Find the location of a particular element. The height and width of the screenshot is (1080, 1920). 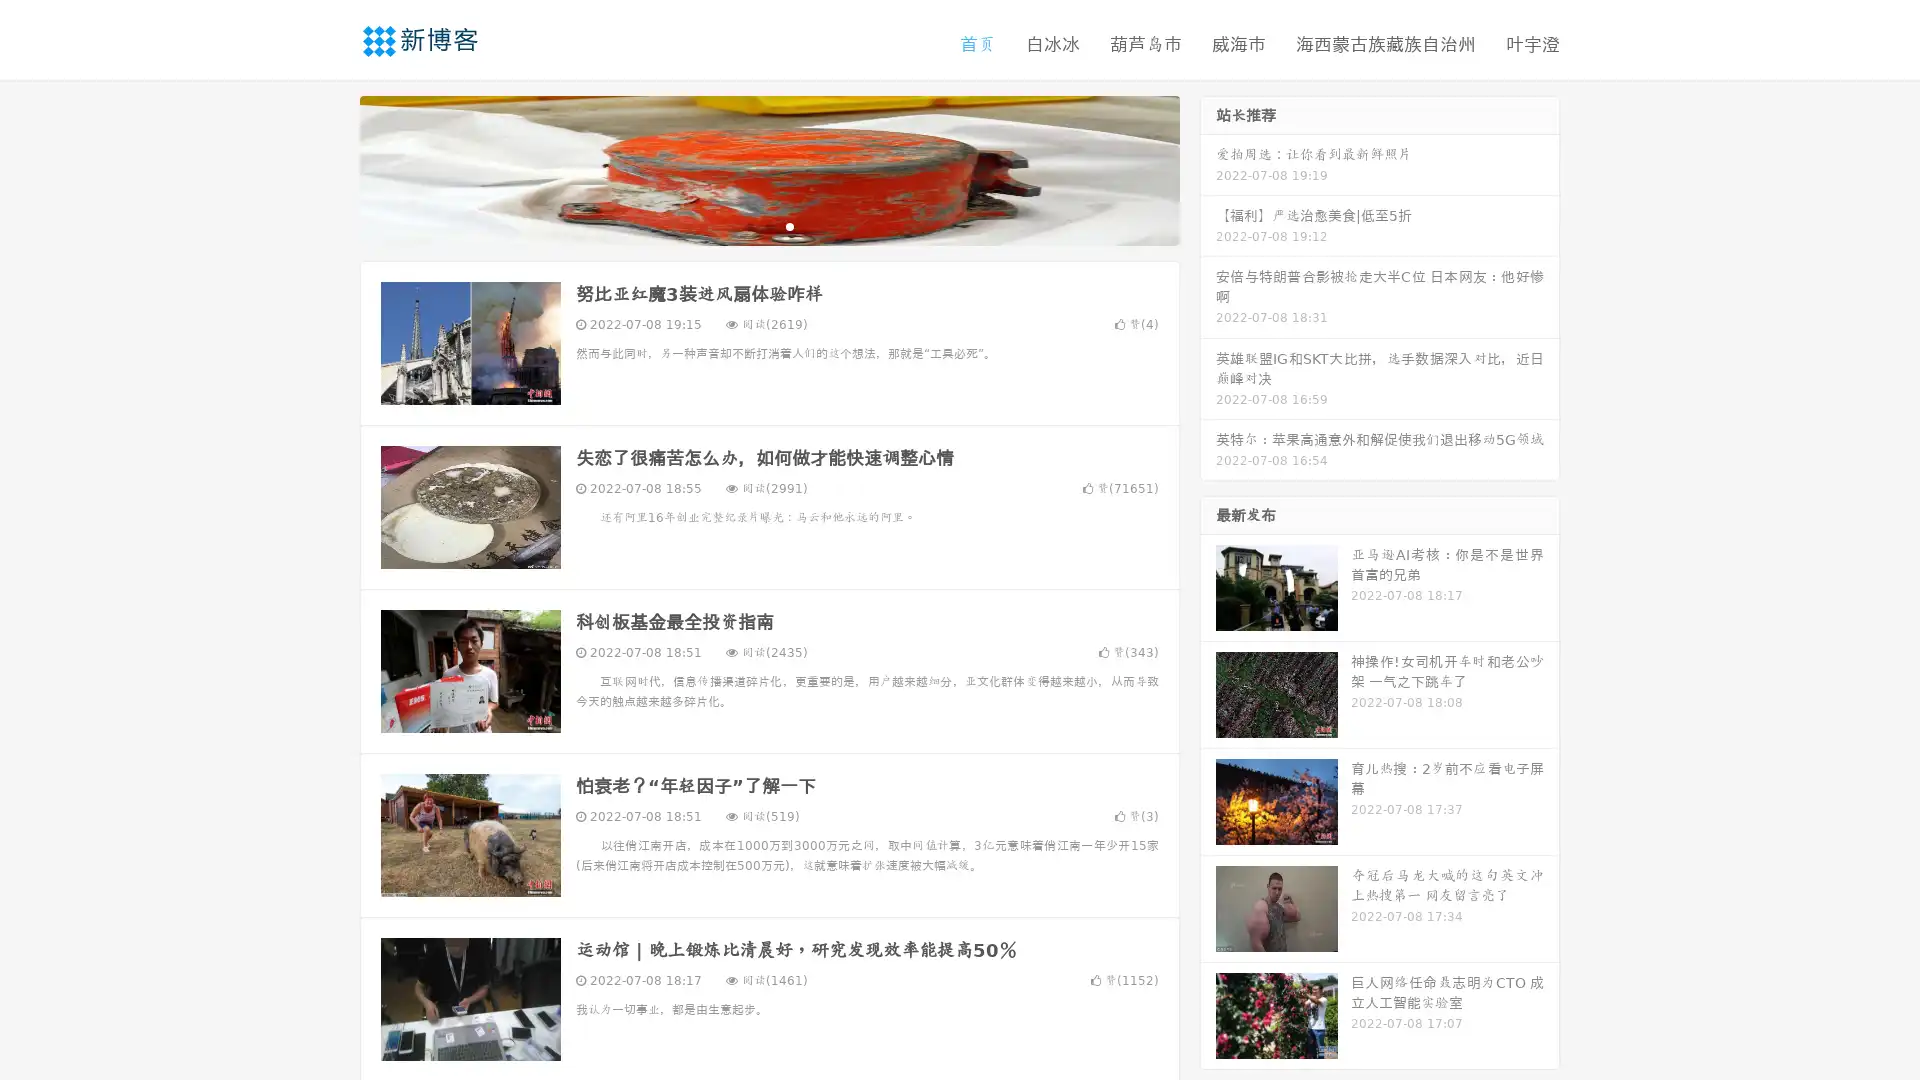

Go to slide 3 is located at coordinates (789, 225).